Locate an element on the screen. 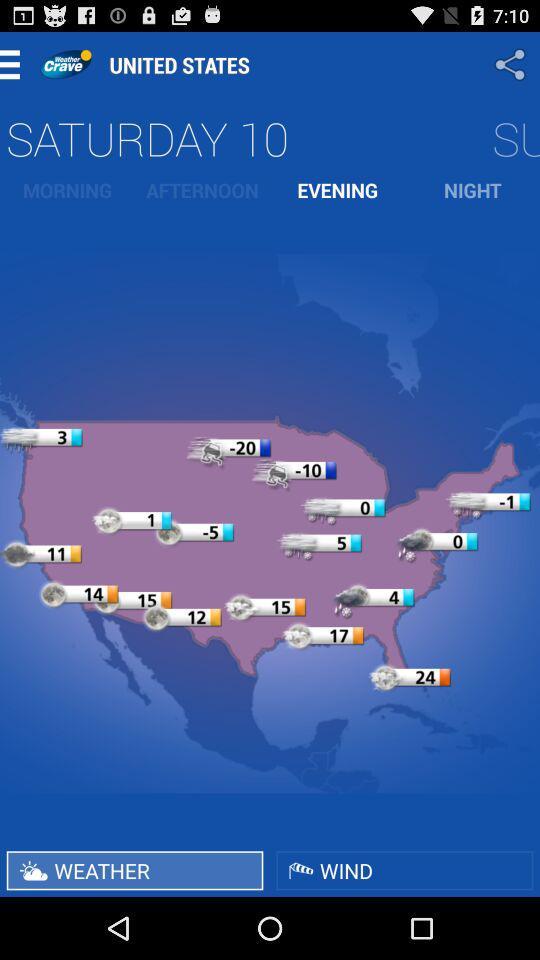 Image resolution: width=540 pixels, height=960 pixels. app next to night app is located at coordinates (337, 190).